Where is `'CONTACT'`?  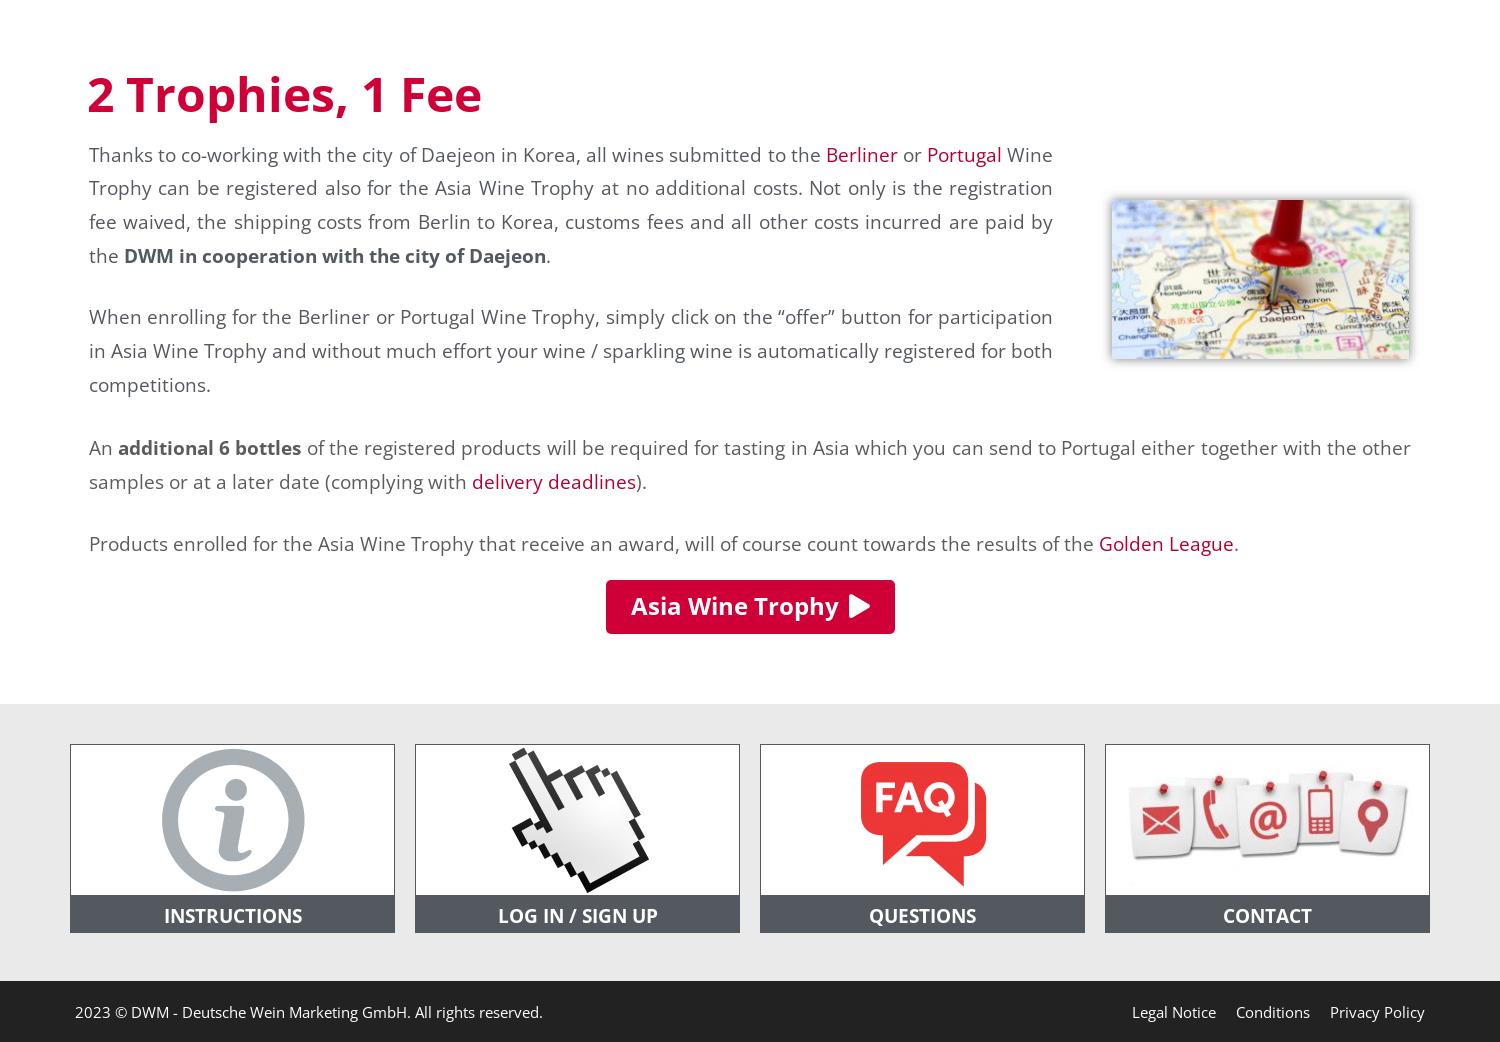 'CONTACT' is located at coordinates (1267, 914).